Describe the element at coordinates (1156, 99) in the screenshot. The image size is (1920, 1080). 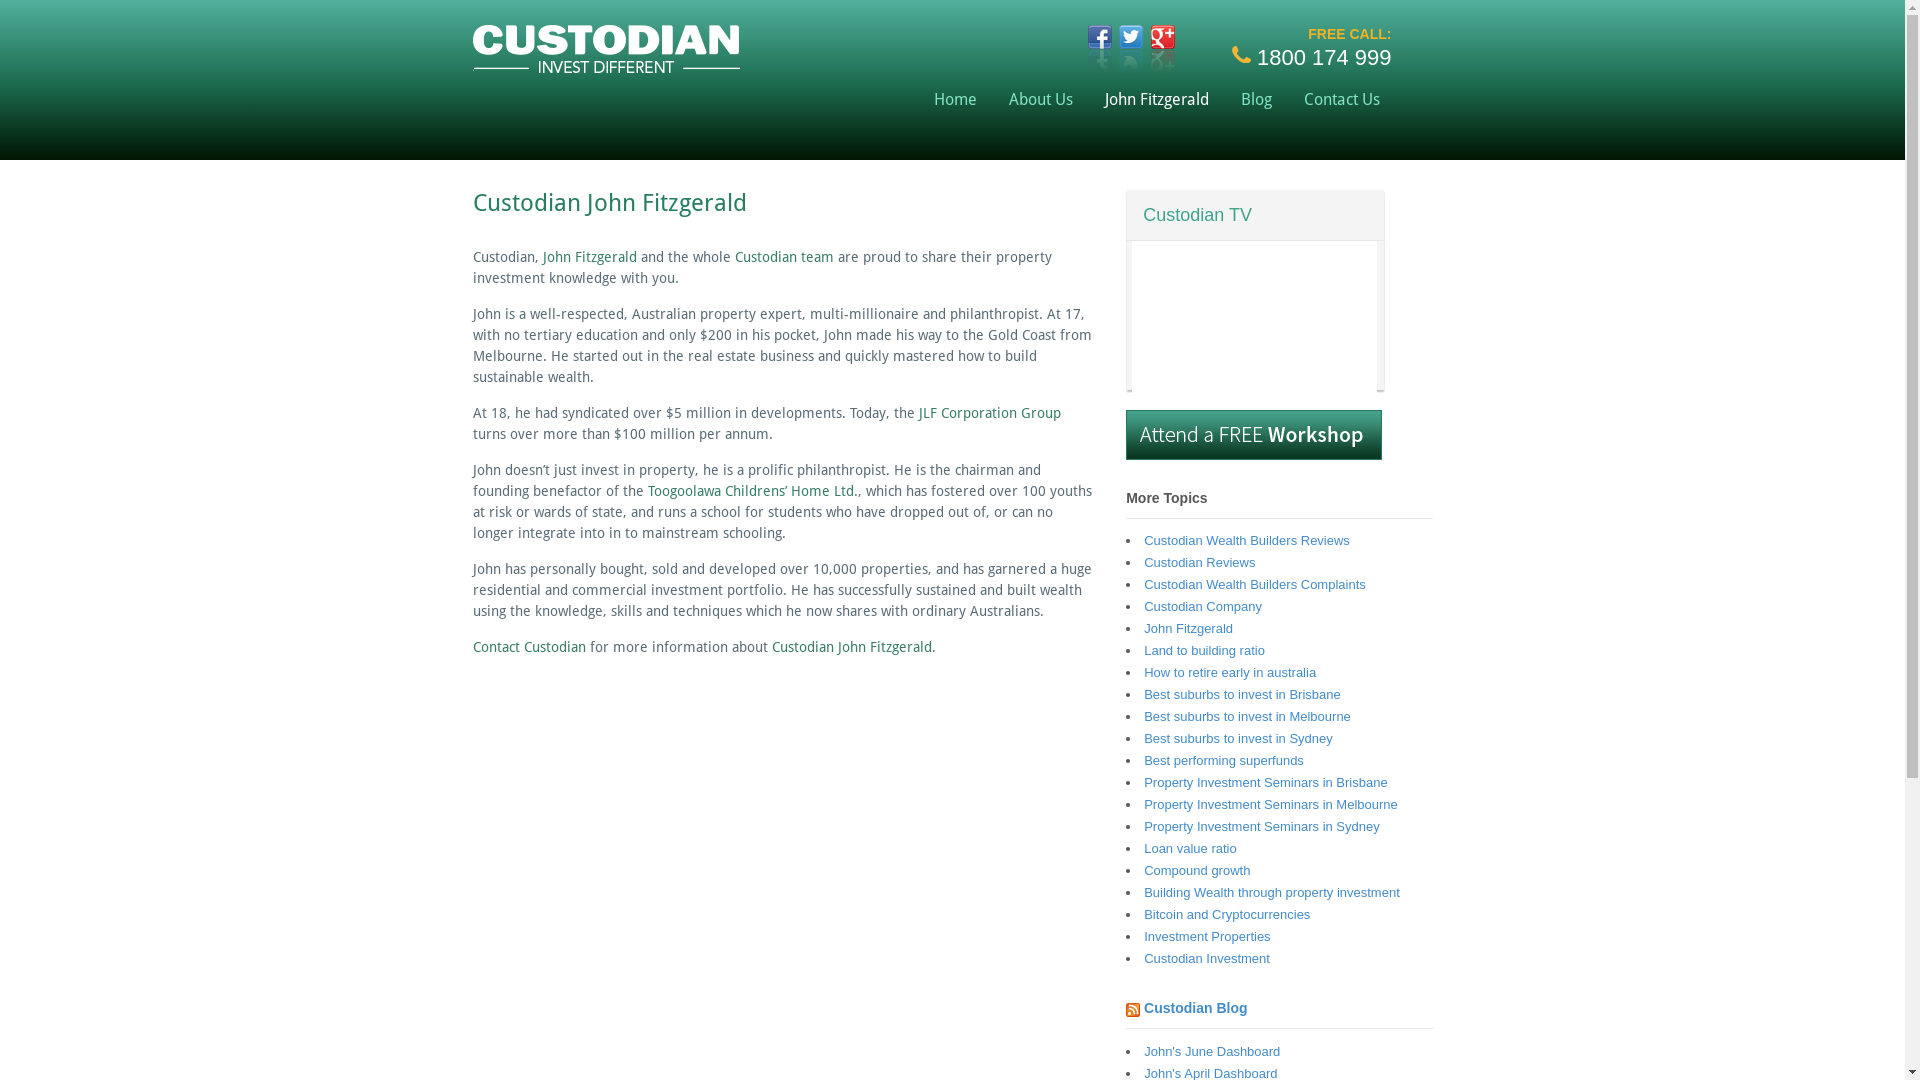
I see `'John Fitzgerald'` at that location.